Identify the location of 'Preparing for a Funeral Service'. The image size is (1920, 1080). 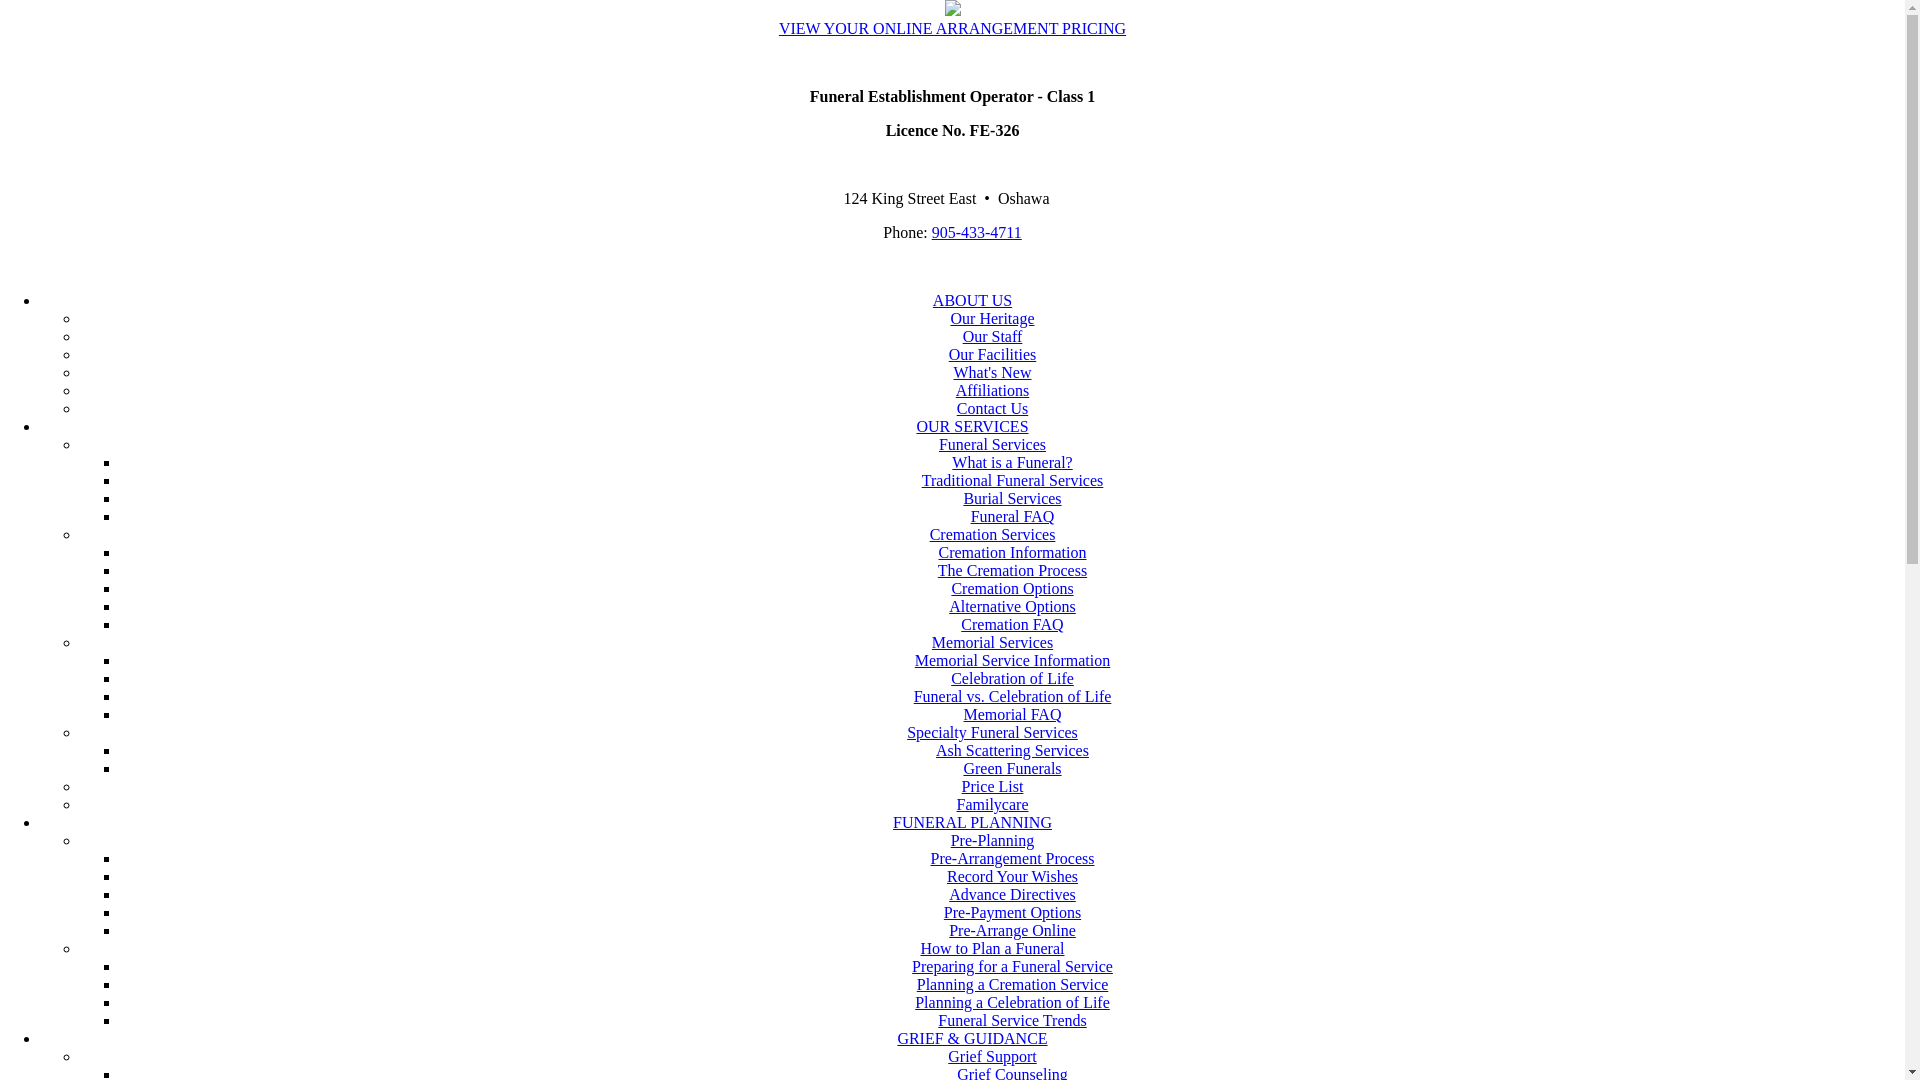
(1012, 965).